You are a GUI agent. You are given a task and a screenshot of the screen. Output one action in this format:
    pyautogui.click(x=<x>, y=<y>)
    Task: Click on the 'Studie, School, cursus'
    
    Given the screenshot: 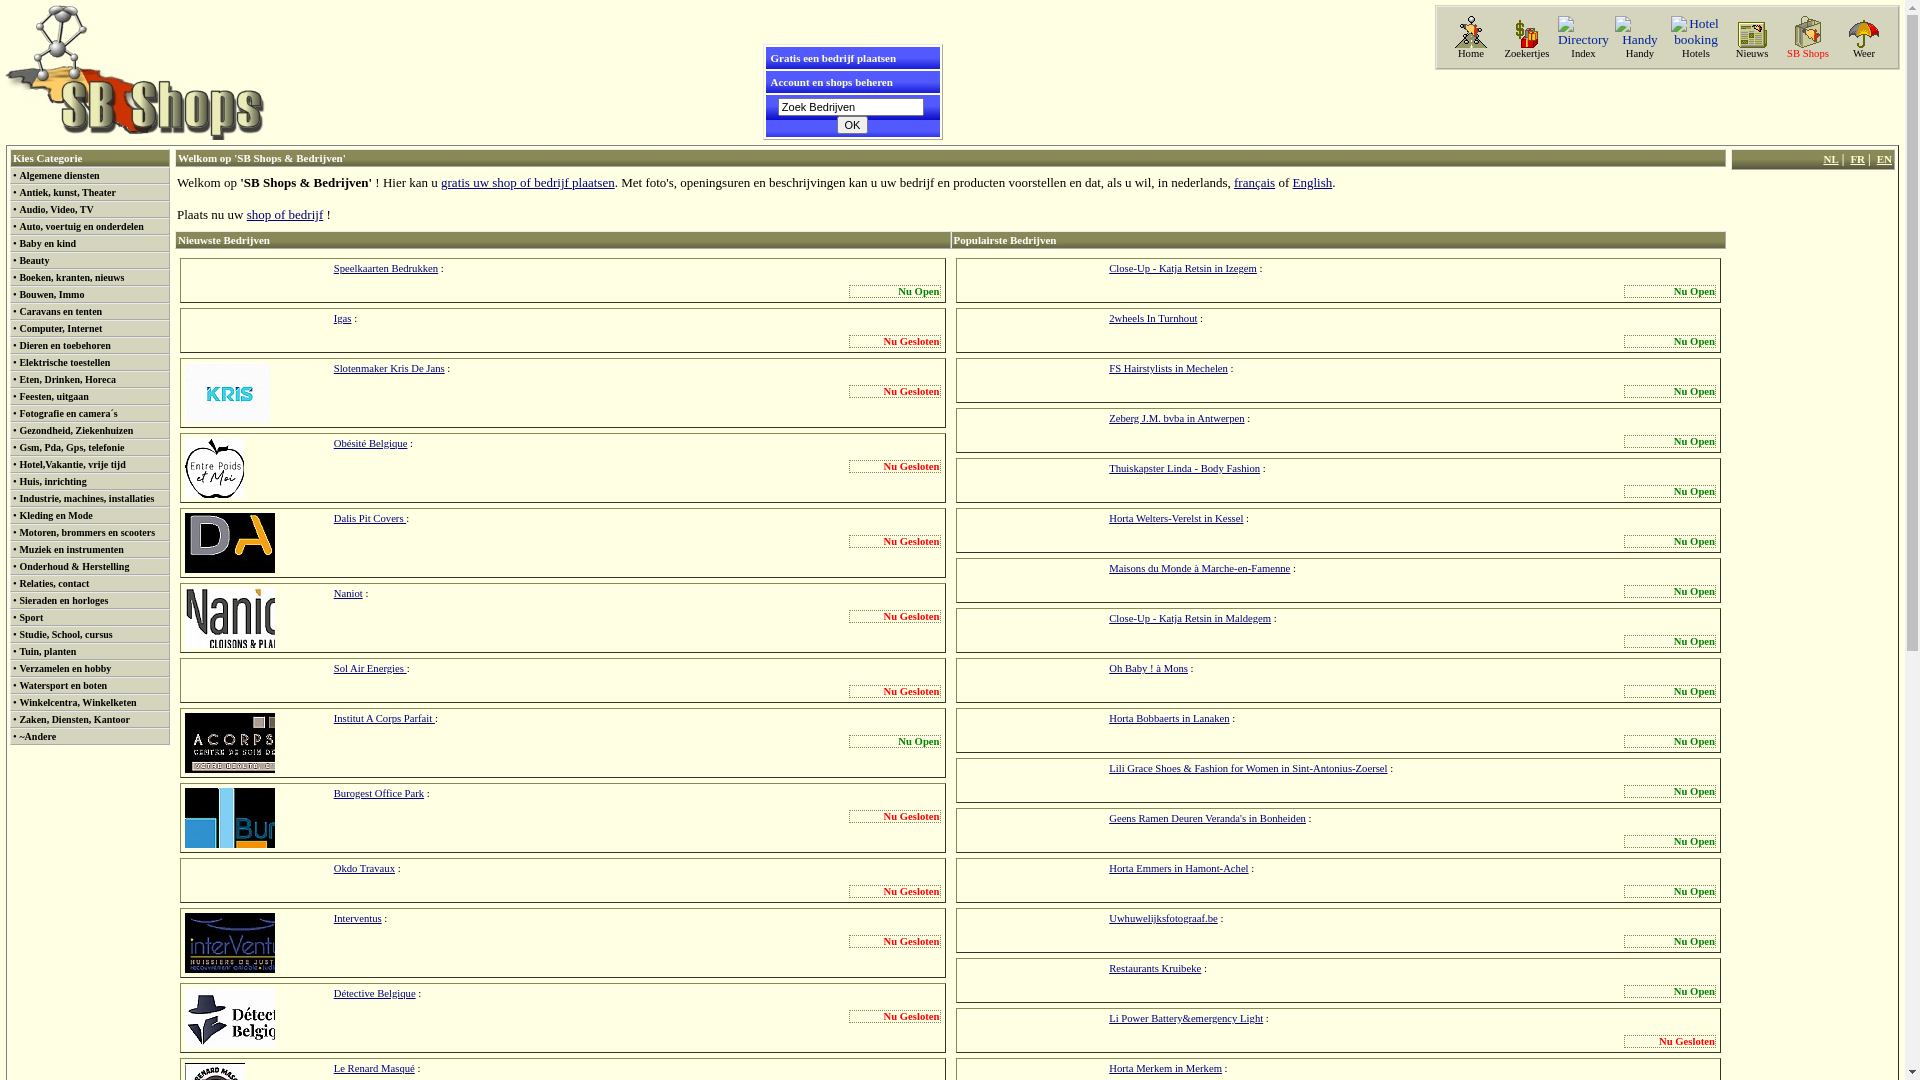 What is the action you would take?
    pyautogui.click(x=65, y=634)
    